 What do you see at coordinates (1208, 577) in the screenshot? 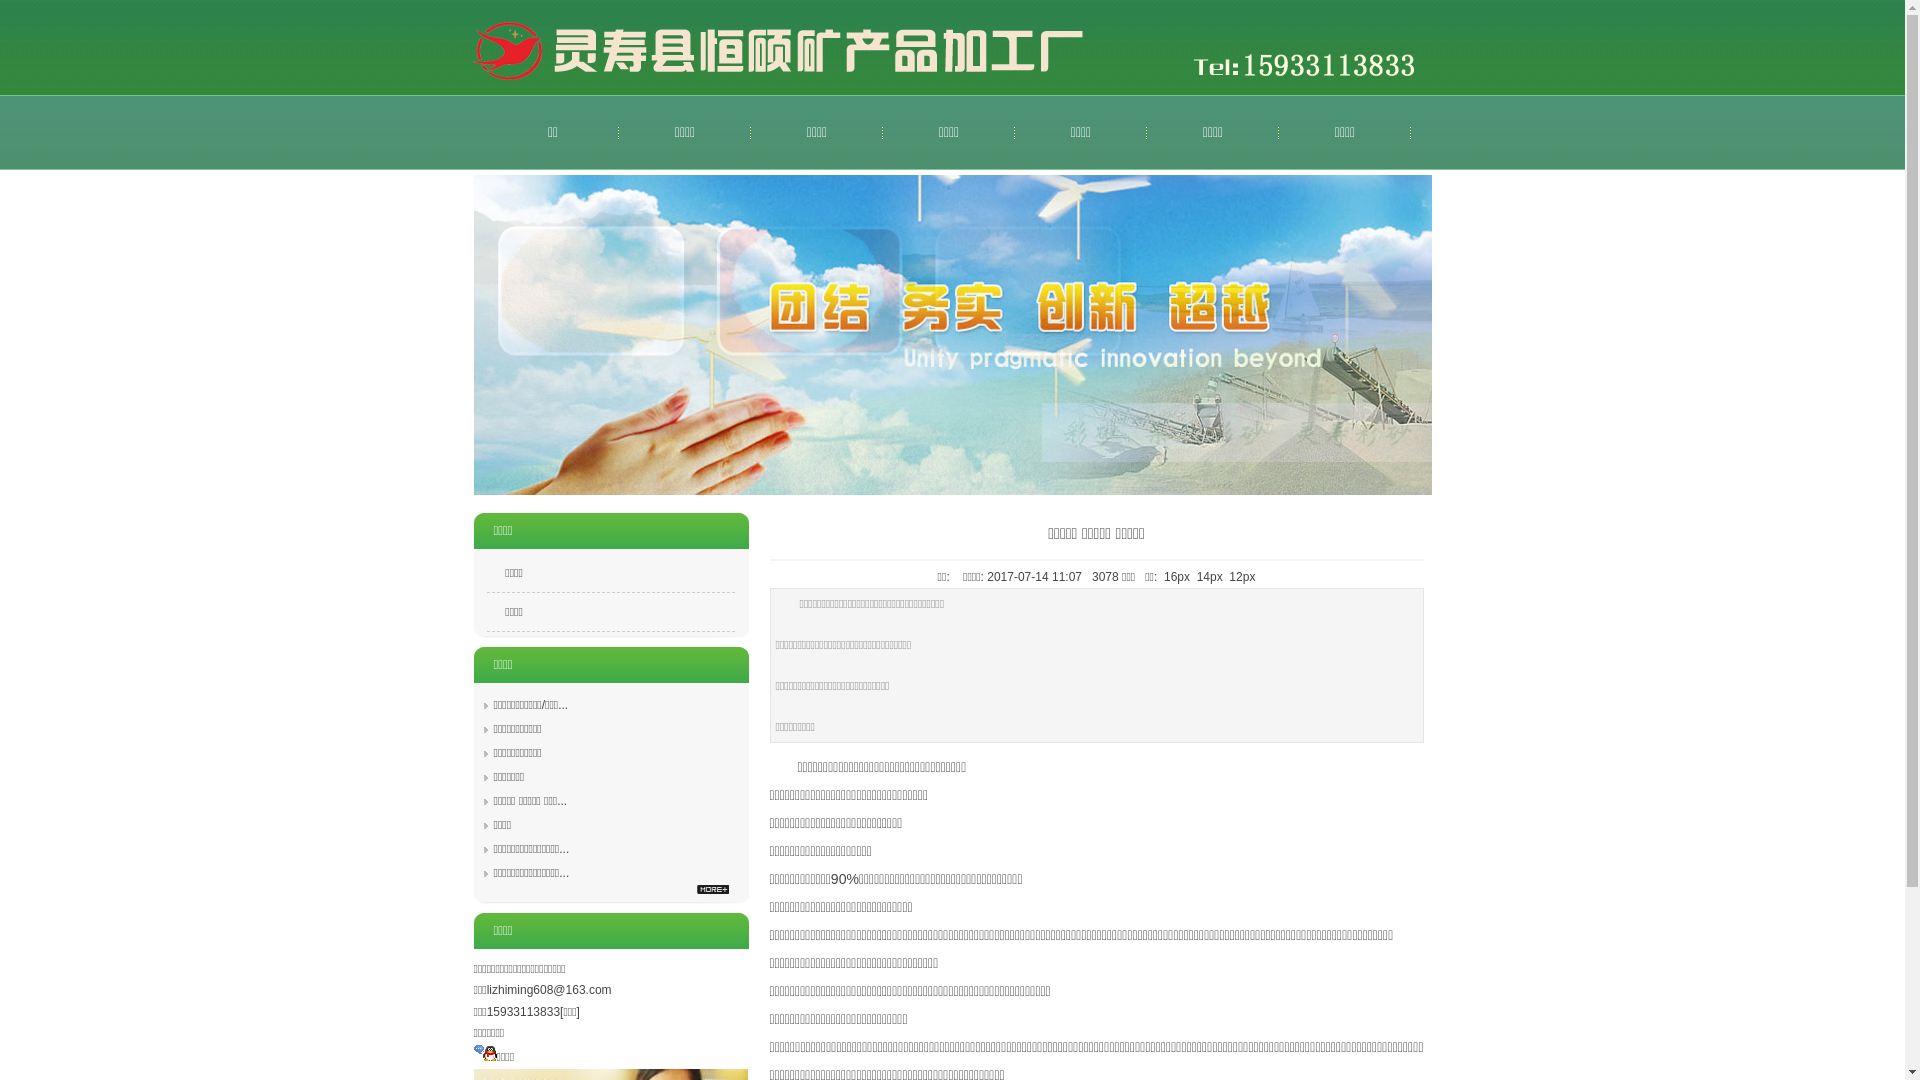
I see `'14px'` at bounding box center [1208, 577].